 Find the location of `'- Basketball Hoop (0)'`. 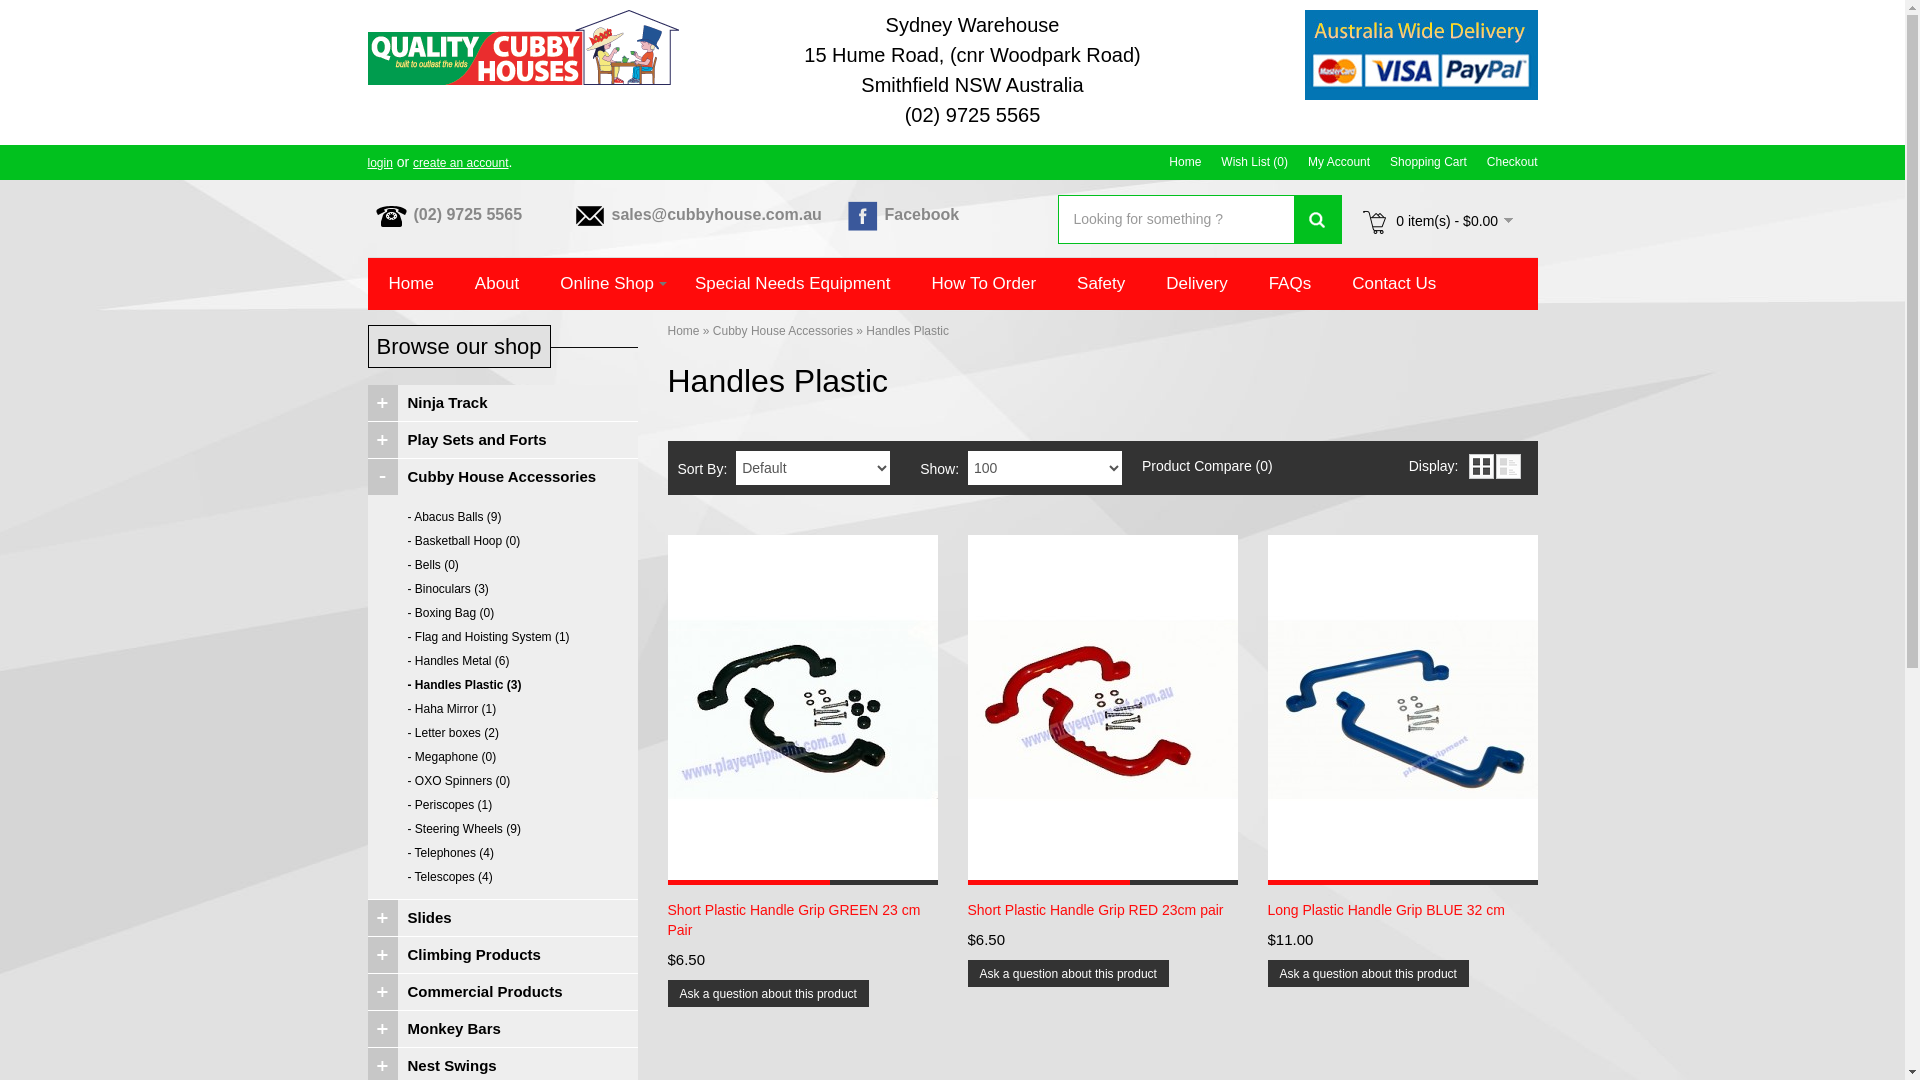

'- Basketball Hoop (0)' is located at coordinates (368, 540).